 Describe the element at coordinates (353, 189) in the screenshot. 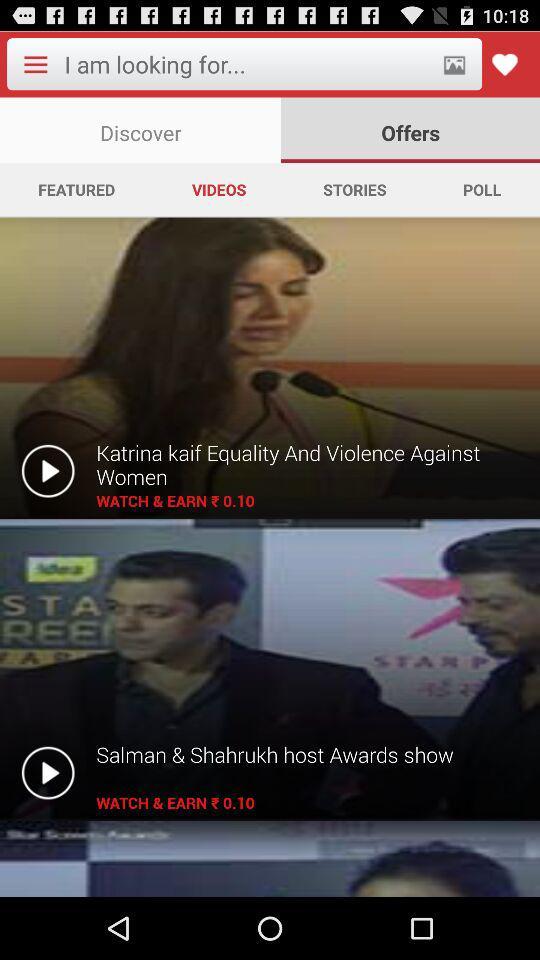

I see `the item below the discover app` at that location.